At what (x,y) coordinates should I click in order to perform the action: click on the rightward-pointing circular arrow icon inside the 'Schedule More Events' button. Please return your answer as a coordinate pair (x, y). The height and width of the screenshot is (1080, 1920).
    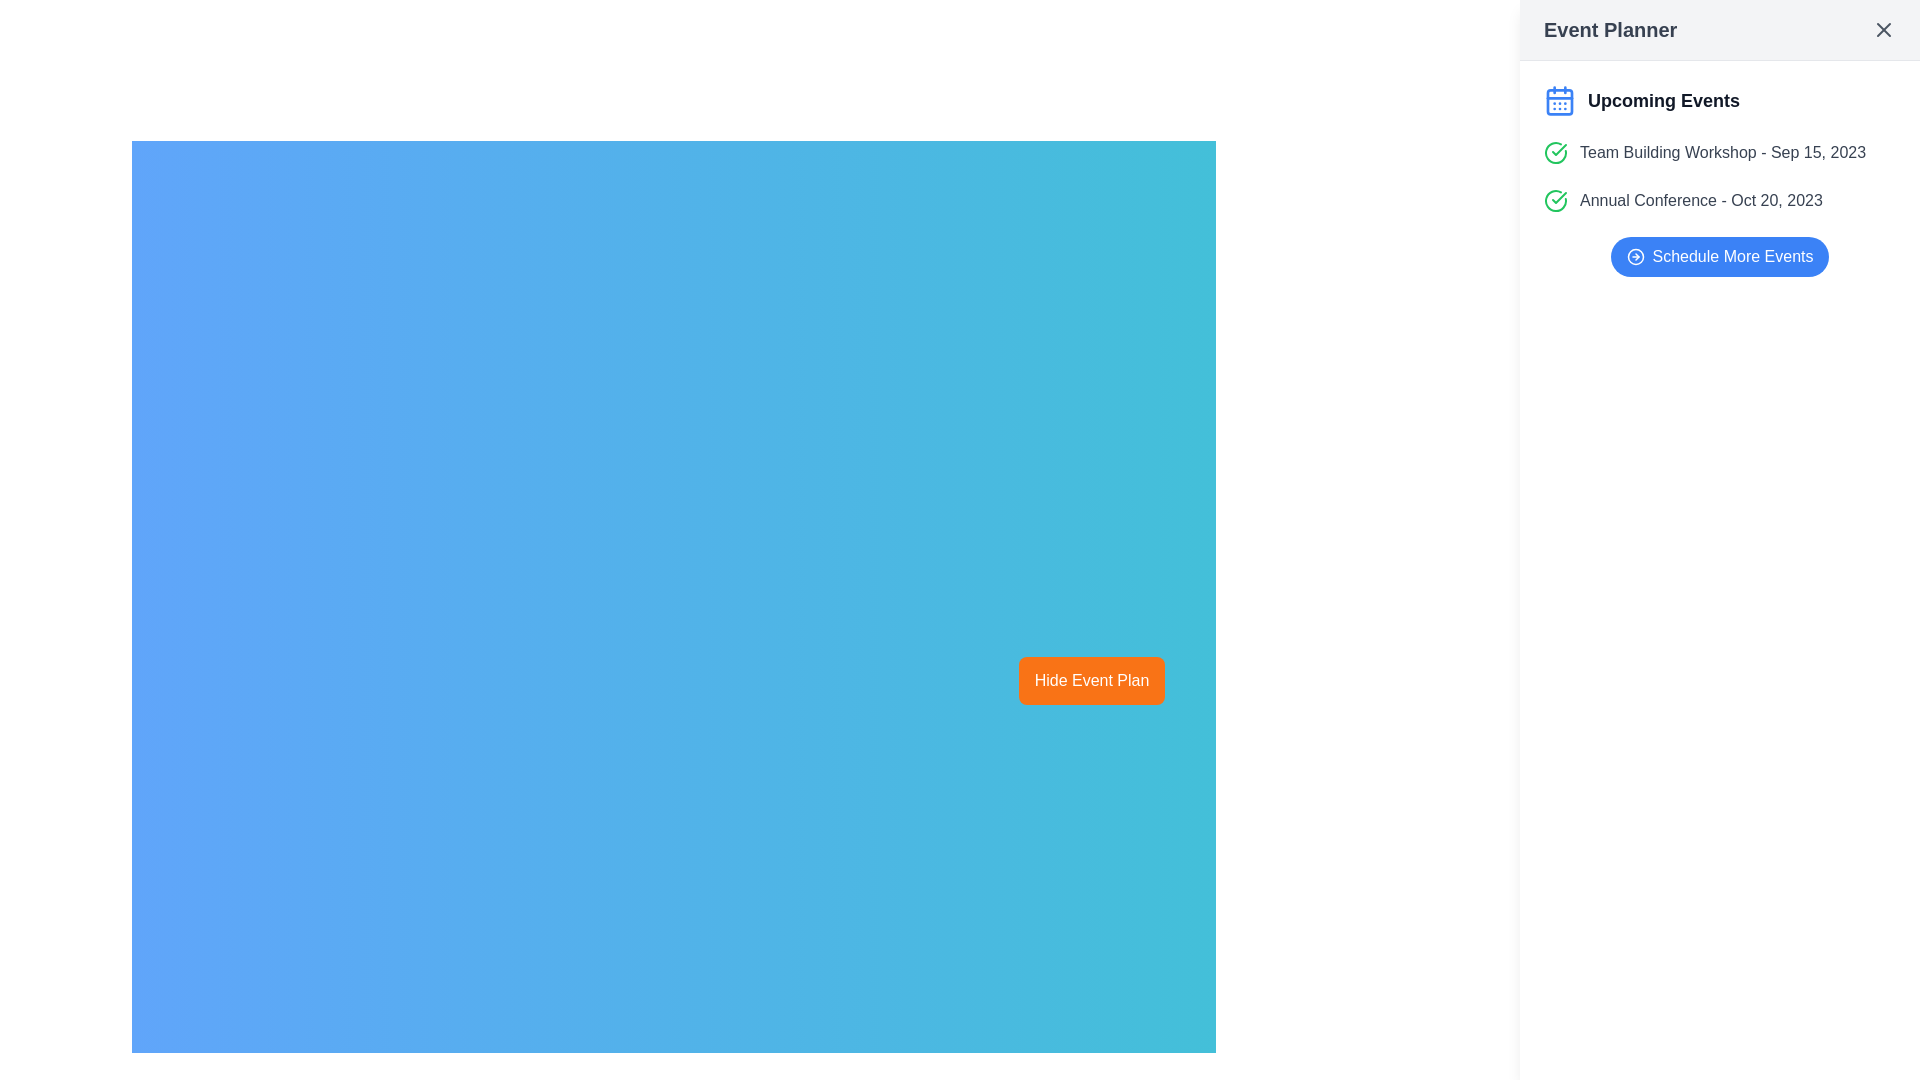
    Looking at the image, I should click on (1635, 256).